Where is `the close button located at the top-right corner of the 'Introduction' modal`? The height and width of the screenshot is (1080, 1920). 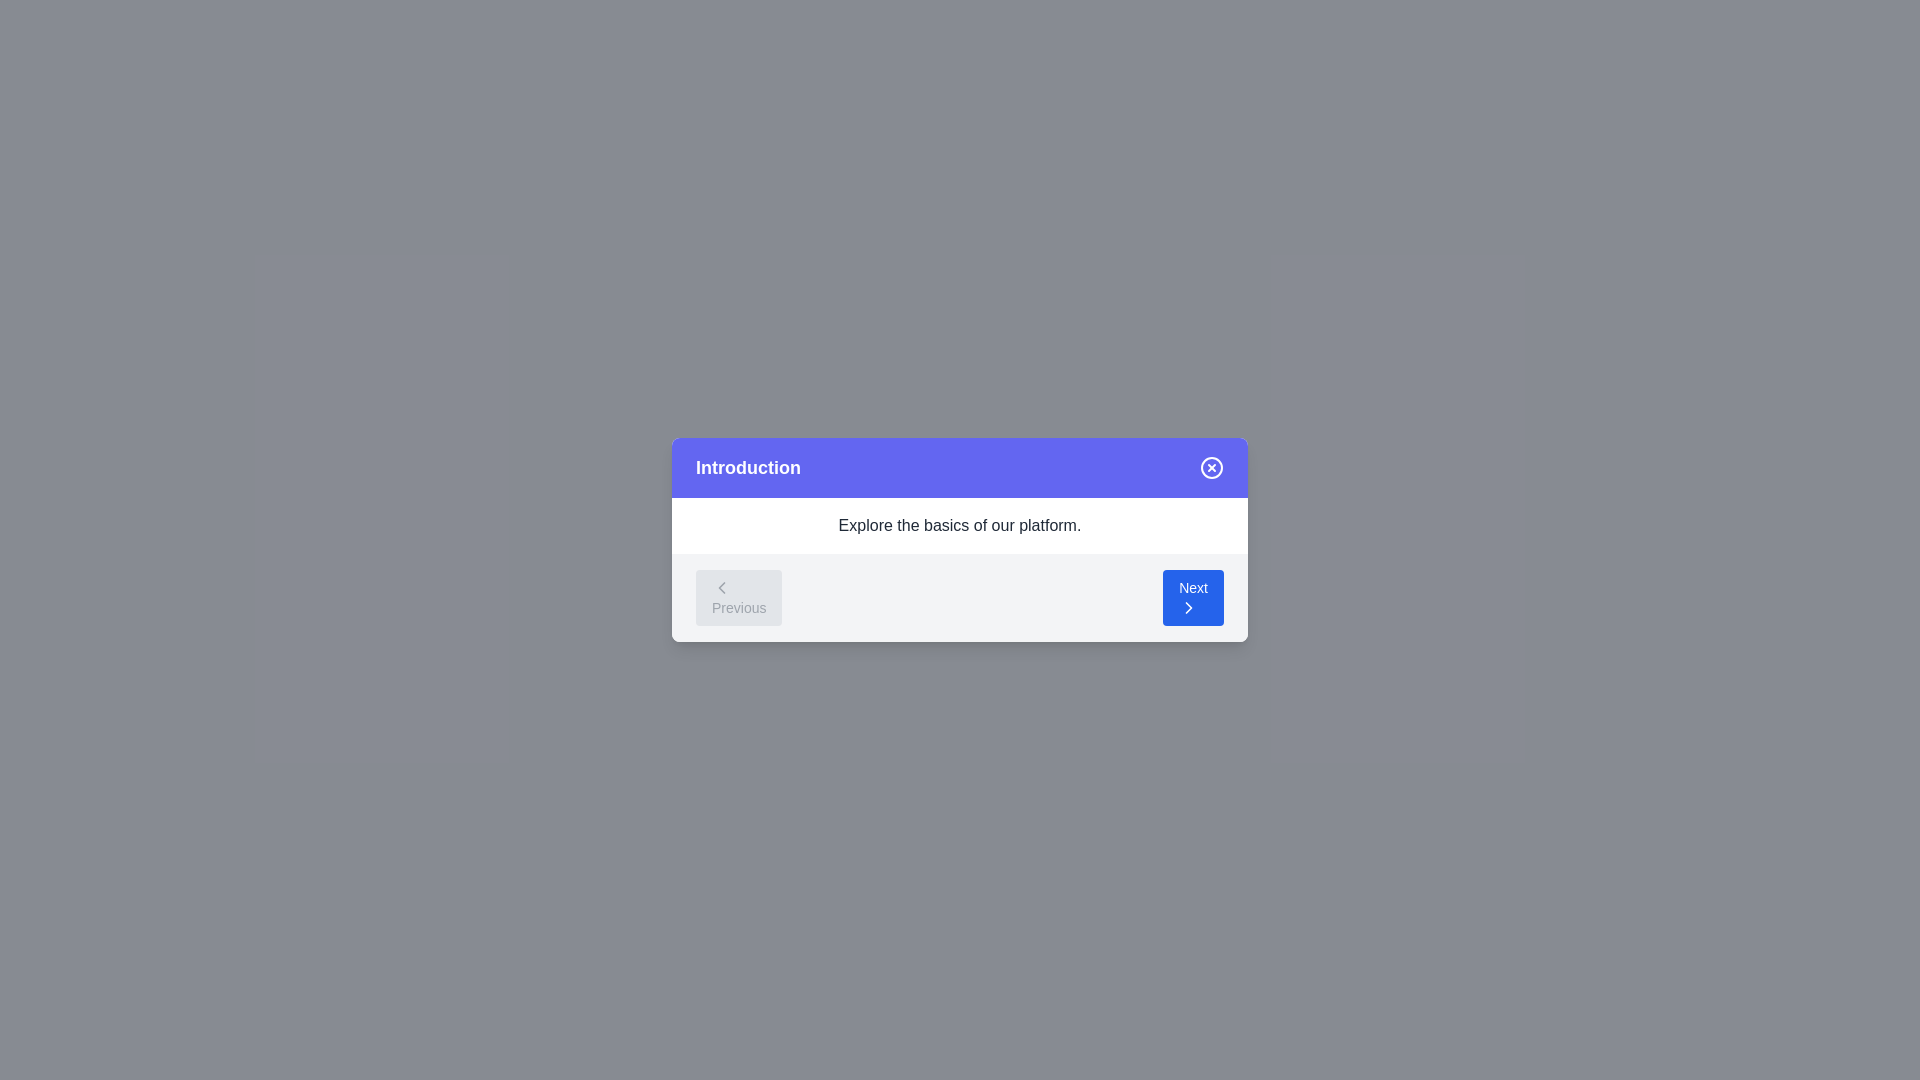 the close button located at the top-right corner of the 'Introduction' modal is located at coordinates (1210, 467).